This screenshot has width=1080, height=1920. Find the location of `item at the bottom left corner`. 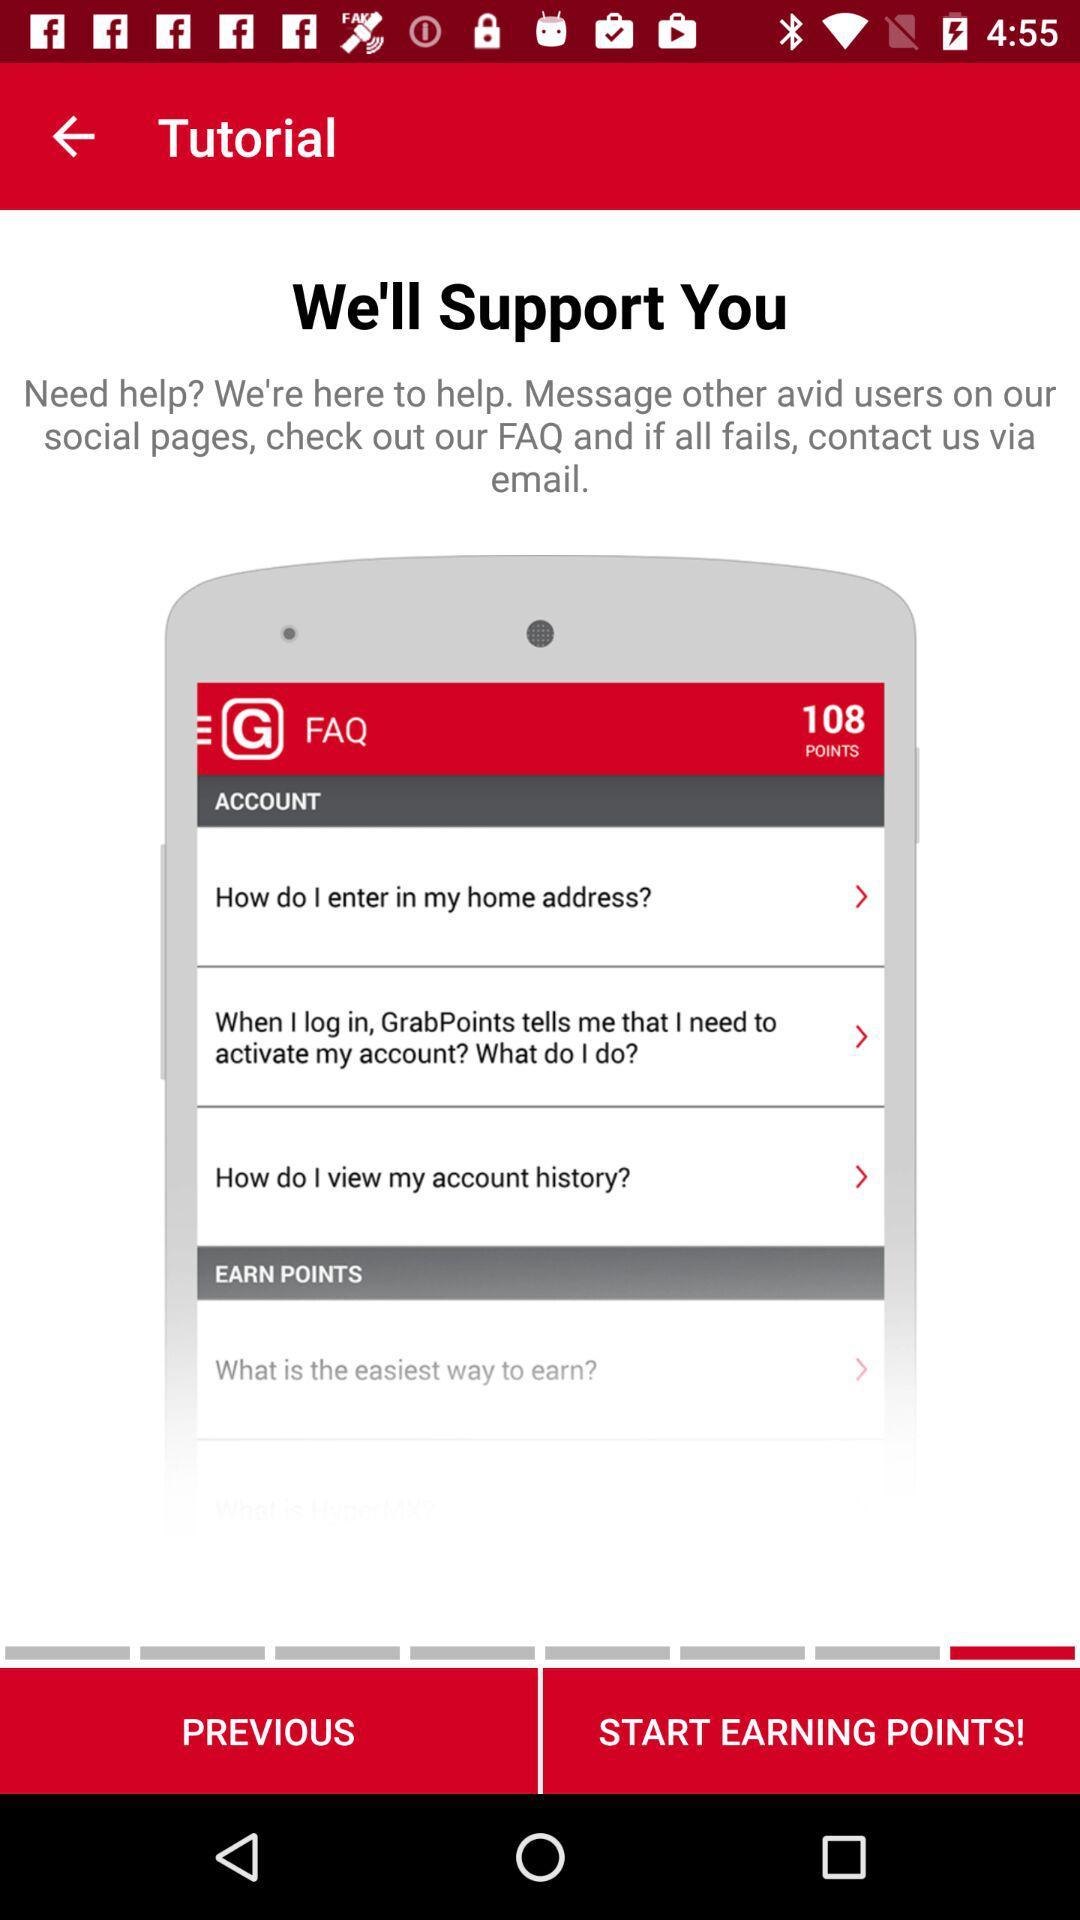

item at the bottom left corner is located at coordinates (267, 1730).